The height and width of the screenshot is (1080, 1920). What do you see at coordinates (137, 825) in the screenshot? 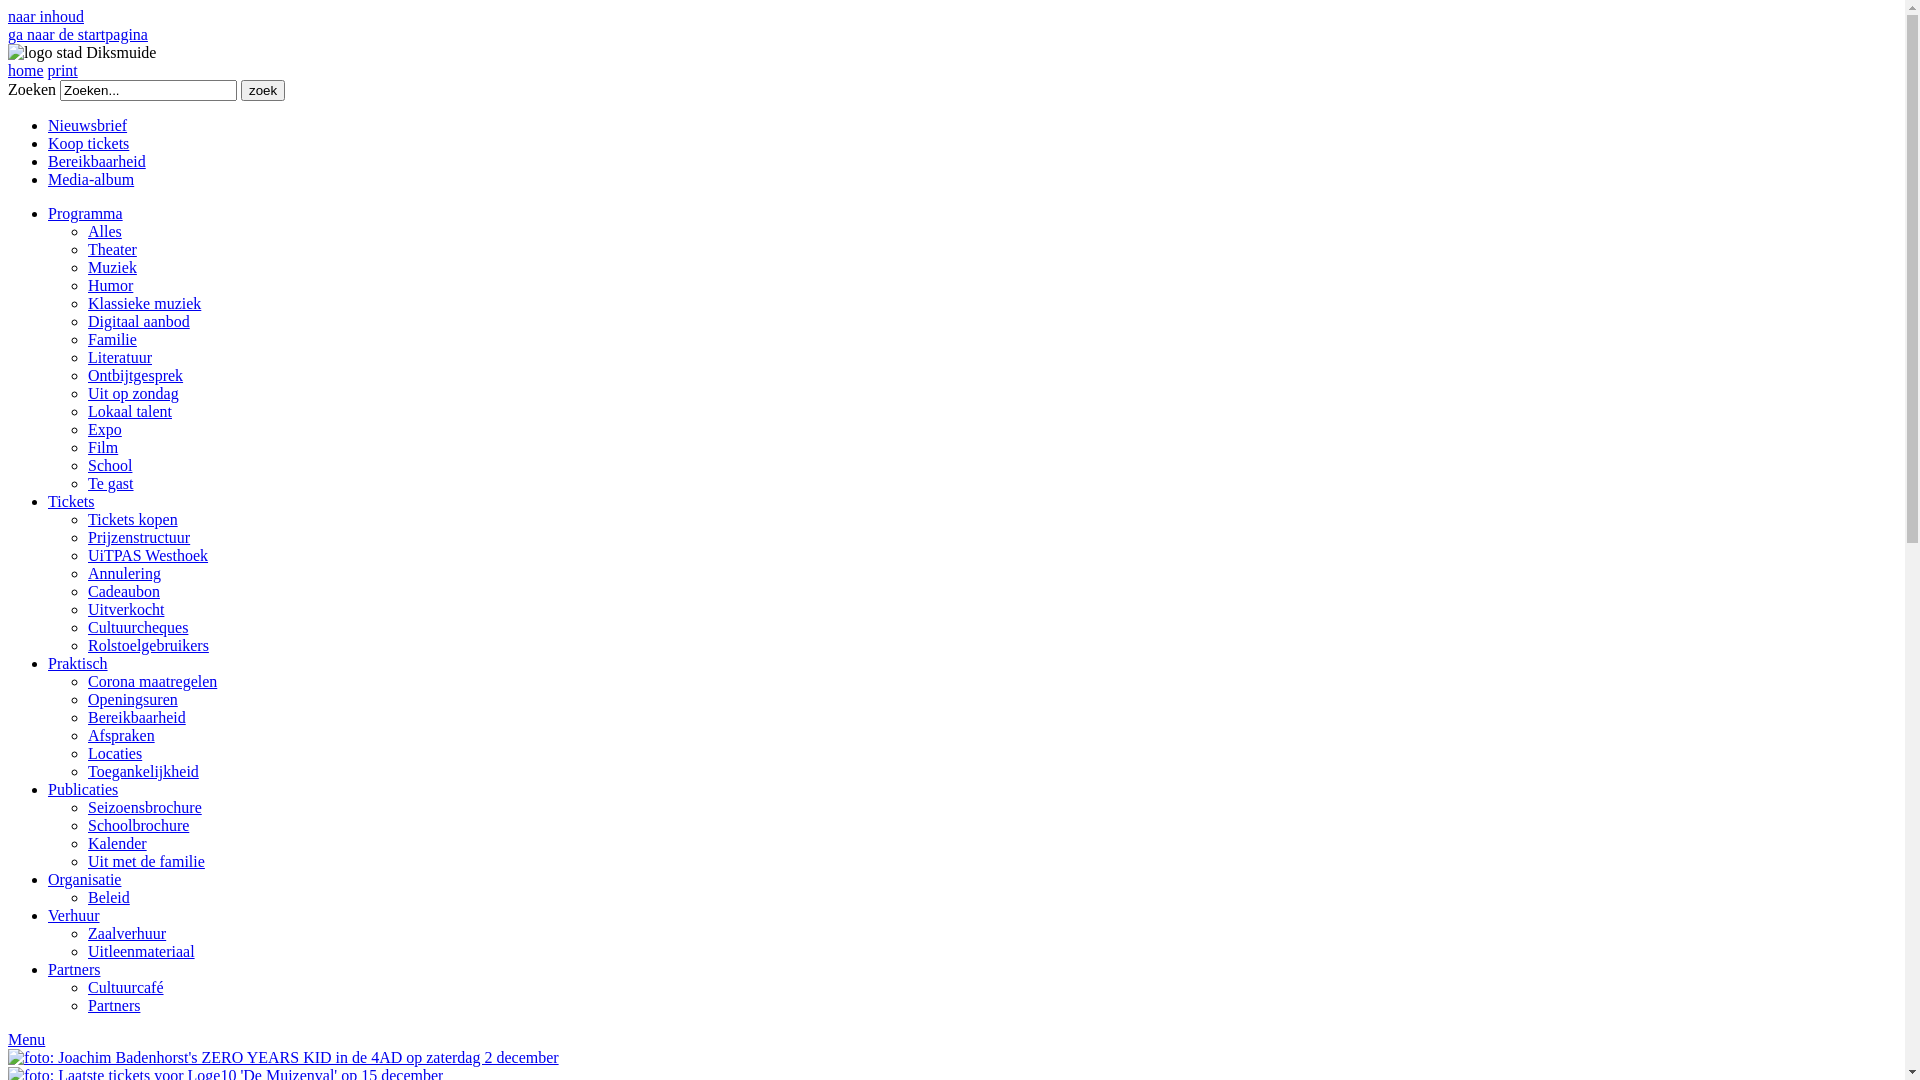
I see `'Schoolbrochure'` at bounding box center [137, 825].